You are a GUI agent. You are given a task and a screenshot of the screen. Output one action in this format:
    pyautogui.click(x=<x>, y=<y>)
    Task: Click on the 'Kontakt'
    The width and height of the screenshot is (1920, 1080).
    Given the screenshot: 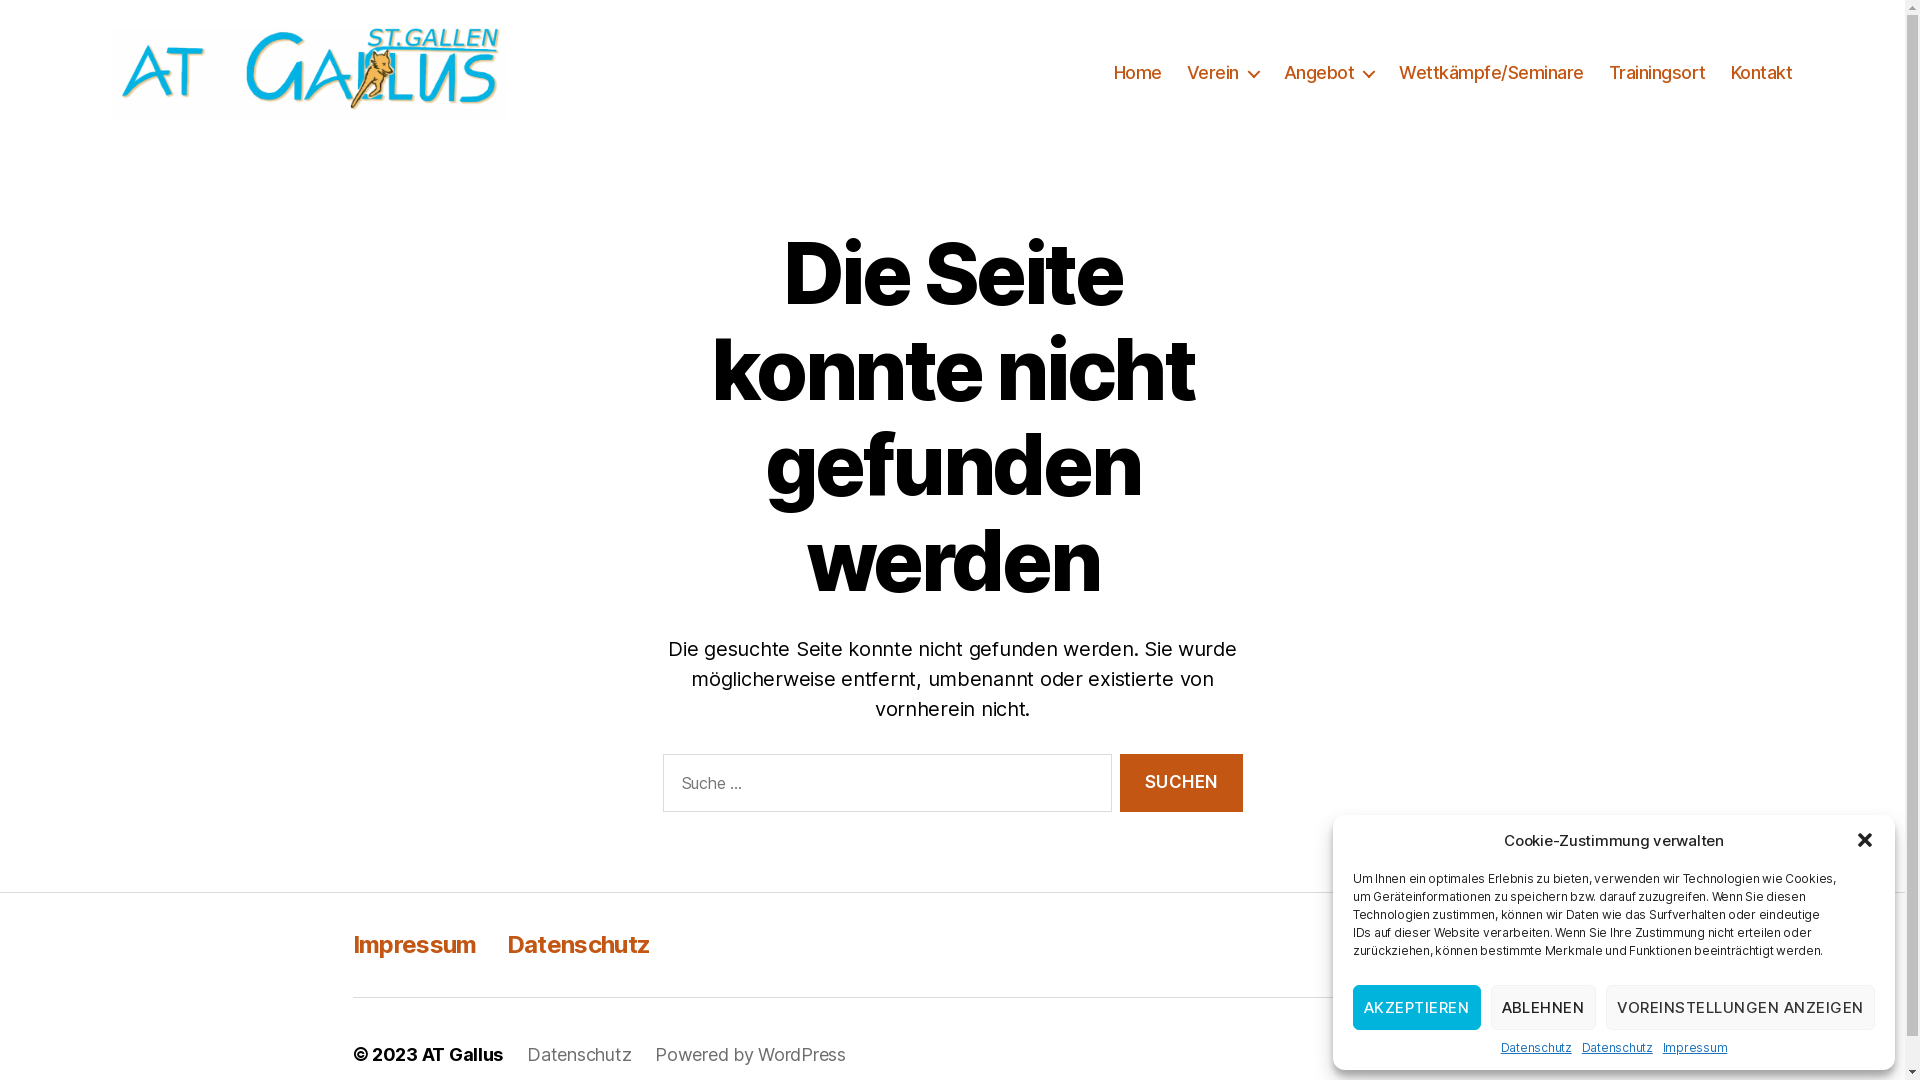 What is the action you would take?
    pyautogui.click(x=1730, y=72)
    